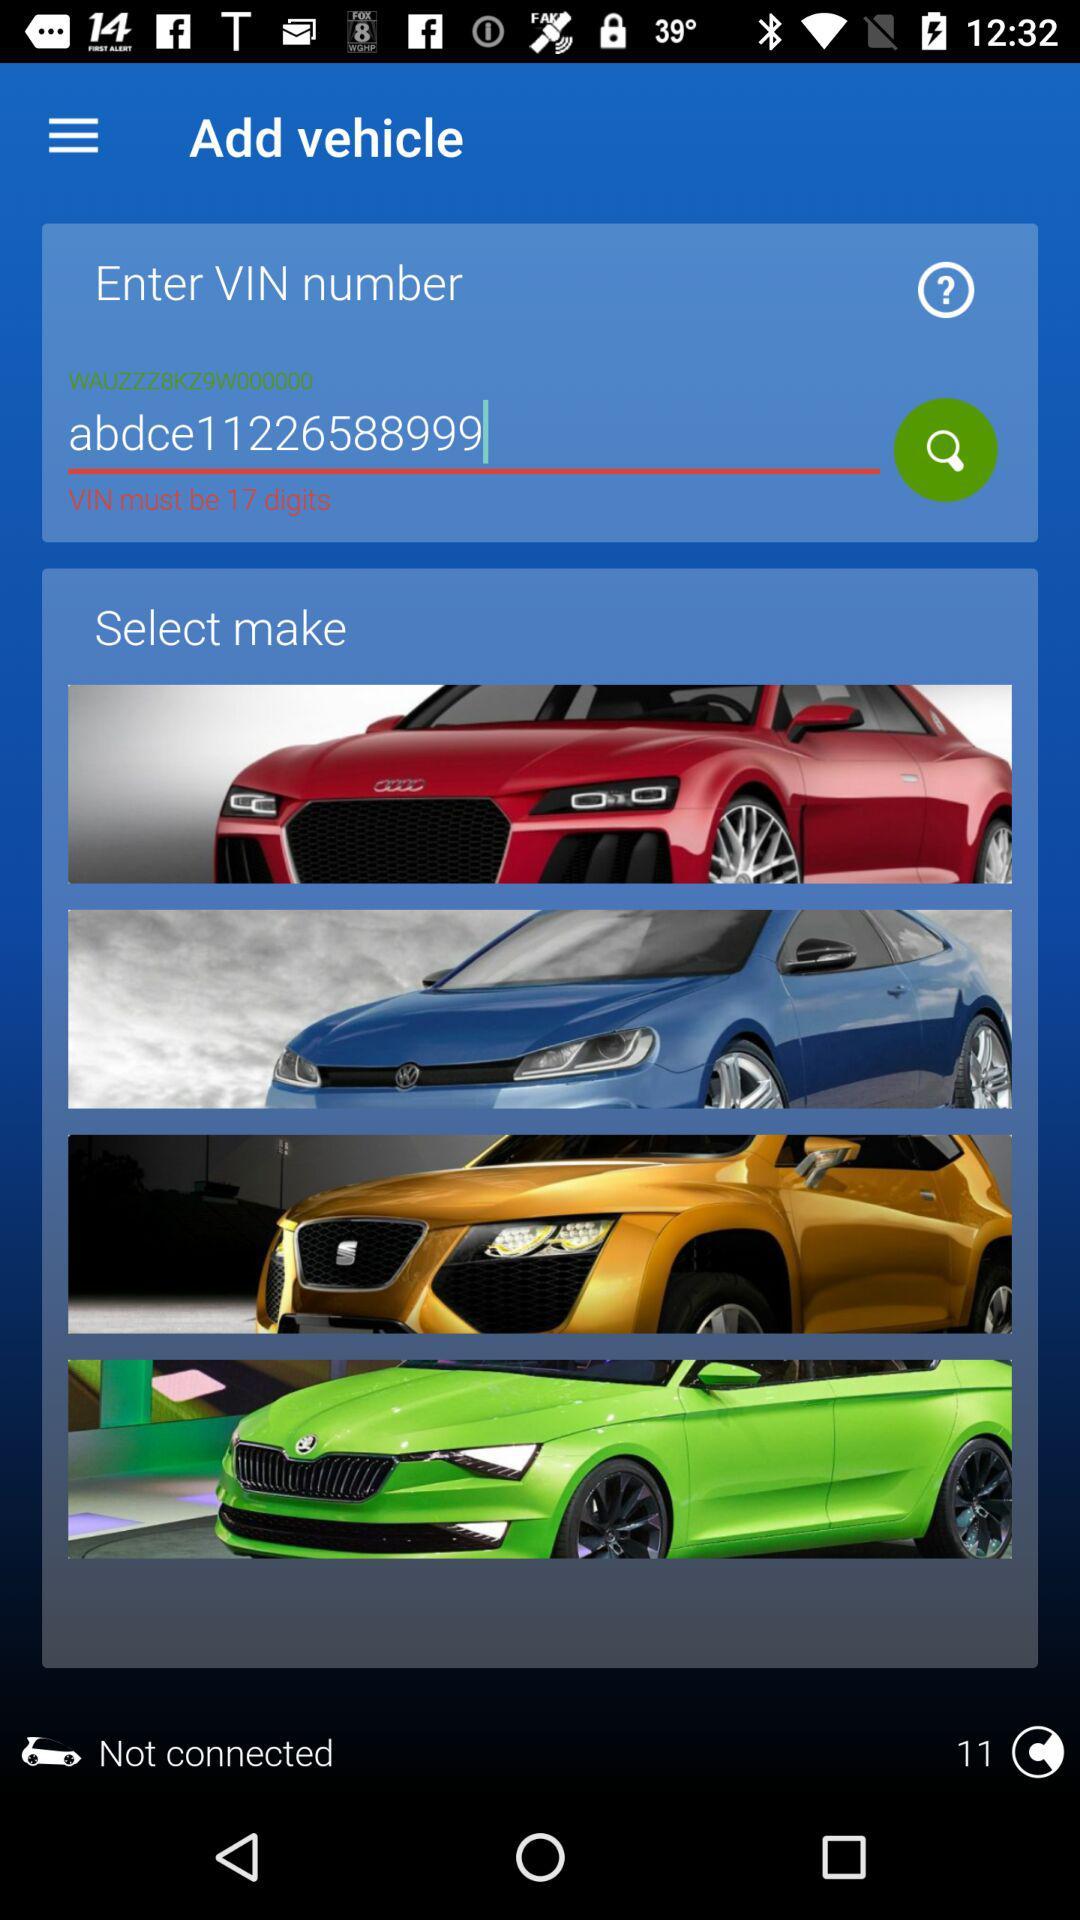 The width and height of the screenshot is (1080, 1920). What do you see at coordinates (474, 434) in the screenshot?
I see `icon above select make item` at bounding box center [474, 434].